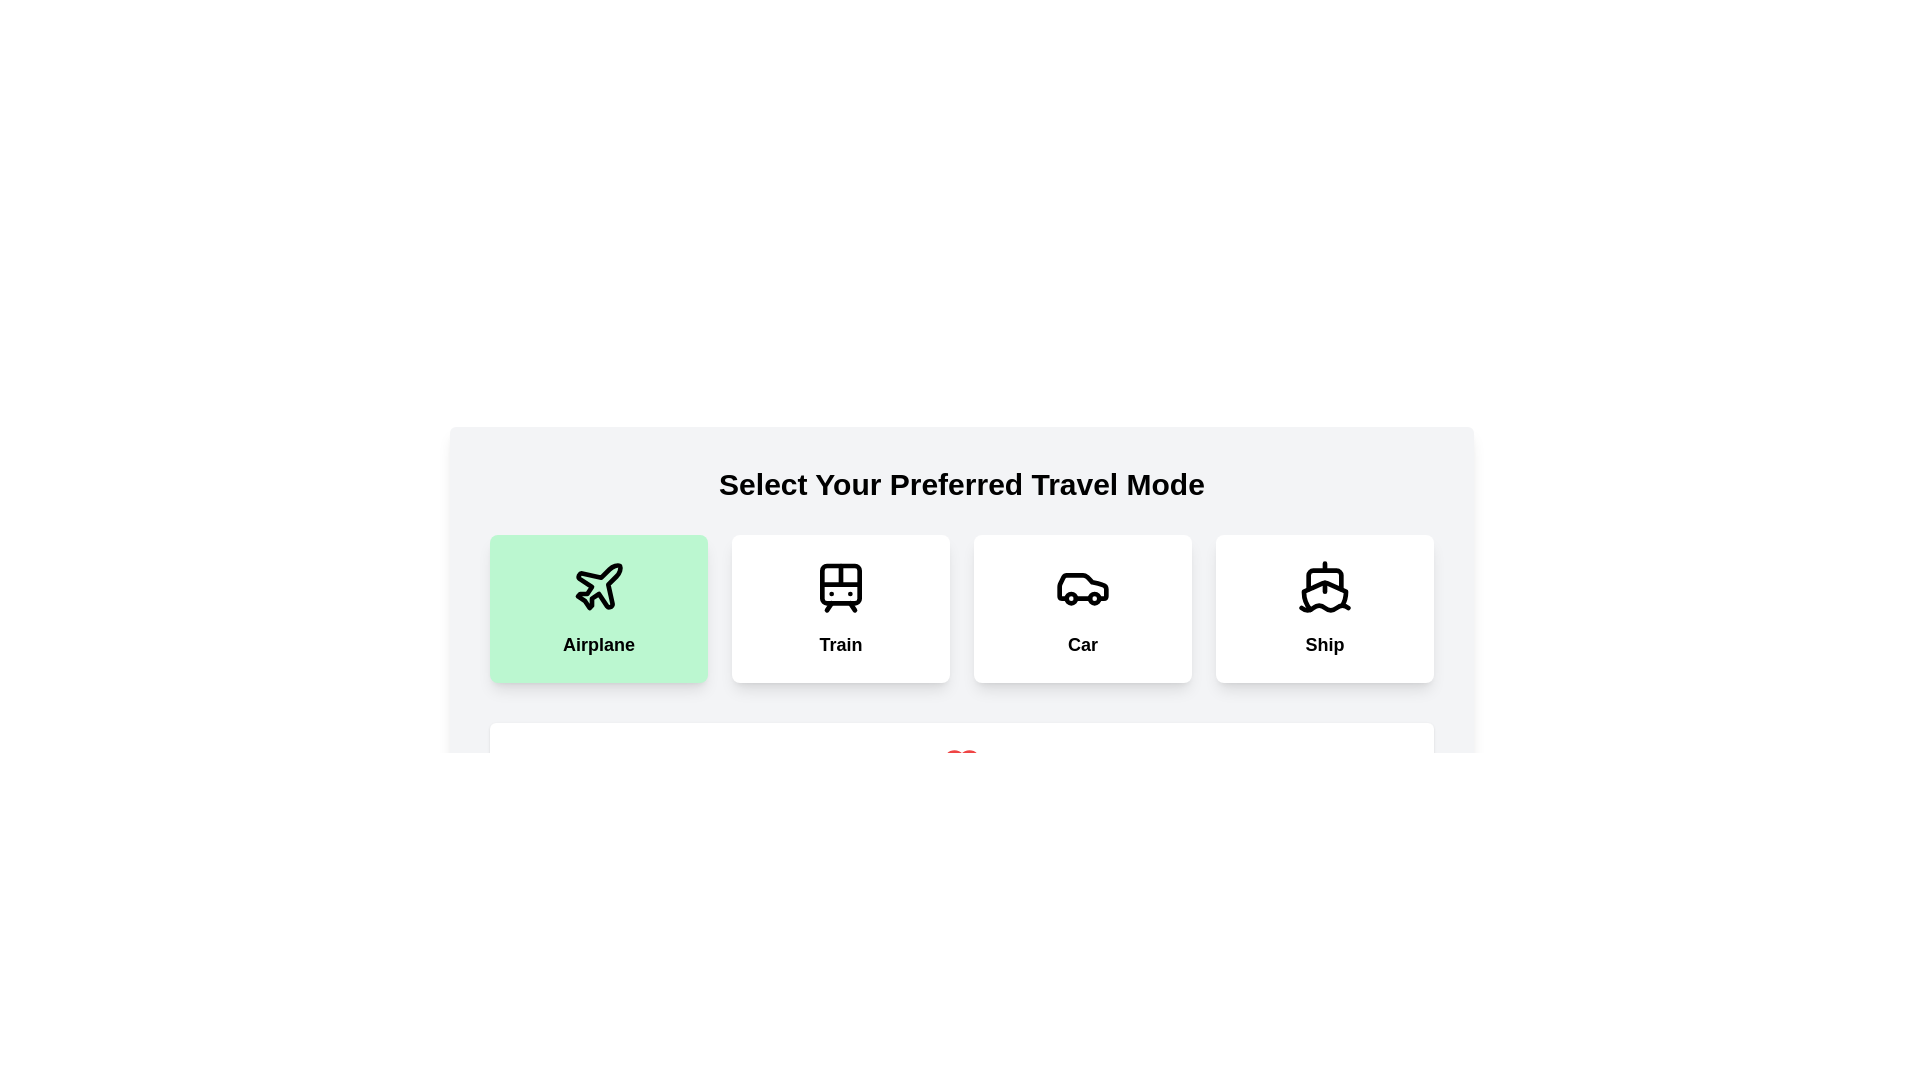  What do you see at coordinates (1082, 585) in the screenshot?
I see `the vehicle icon representing the 'Car' option, which is the third card in the row under 'Select Your Preferred Travel Mode'` at bounding box center [1082, 585].